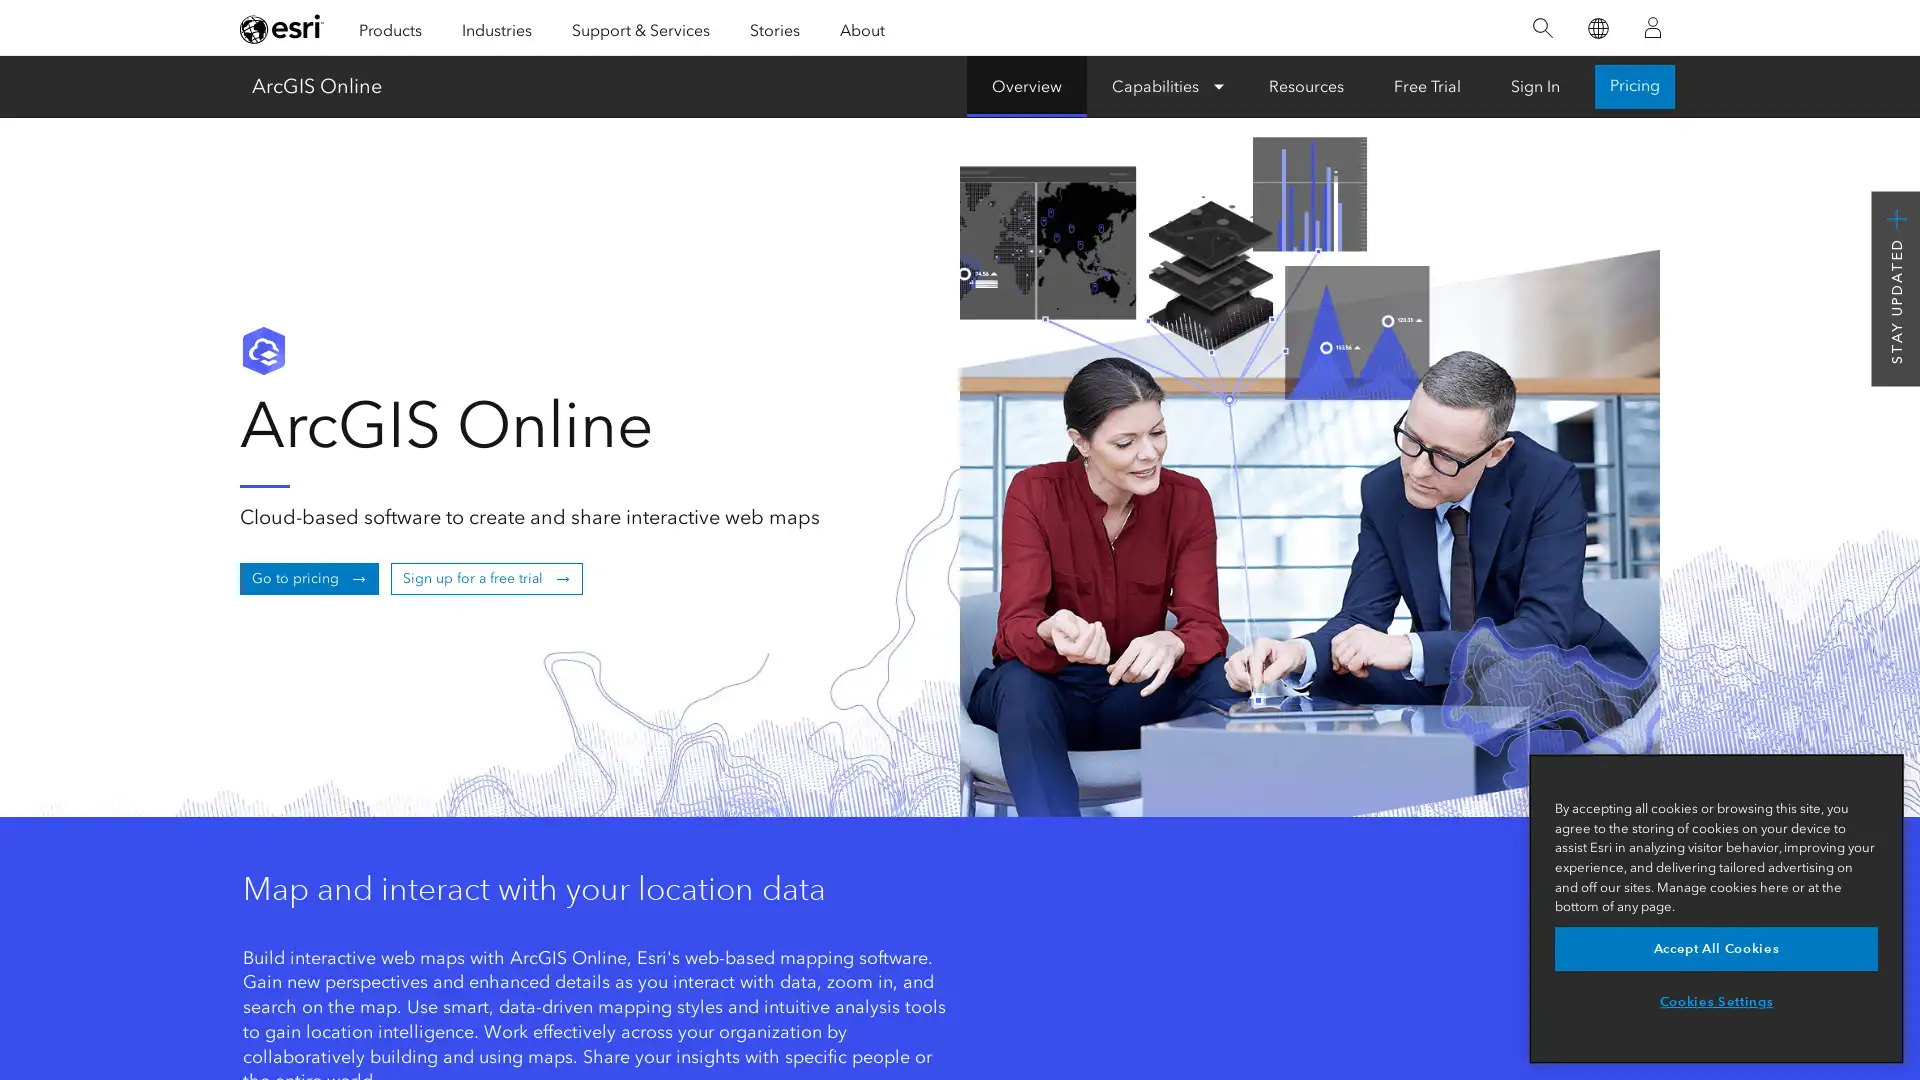 The width and height of the screenshot is (1920, 1080). What do you see at coordinates (390, 27) in the screenshot?
I see `Products` at bounding box center [390, 27].